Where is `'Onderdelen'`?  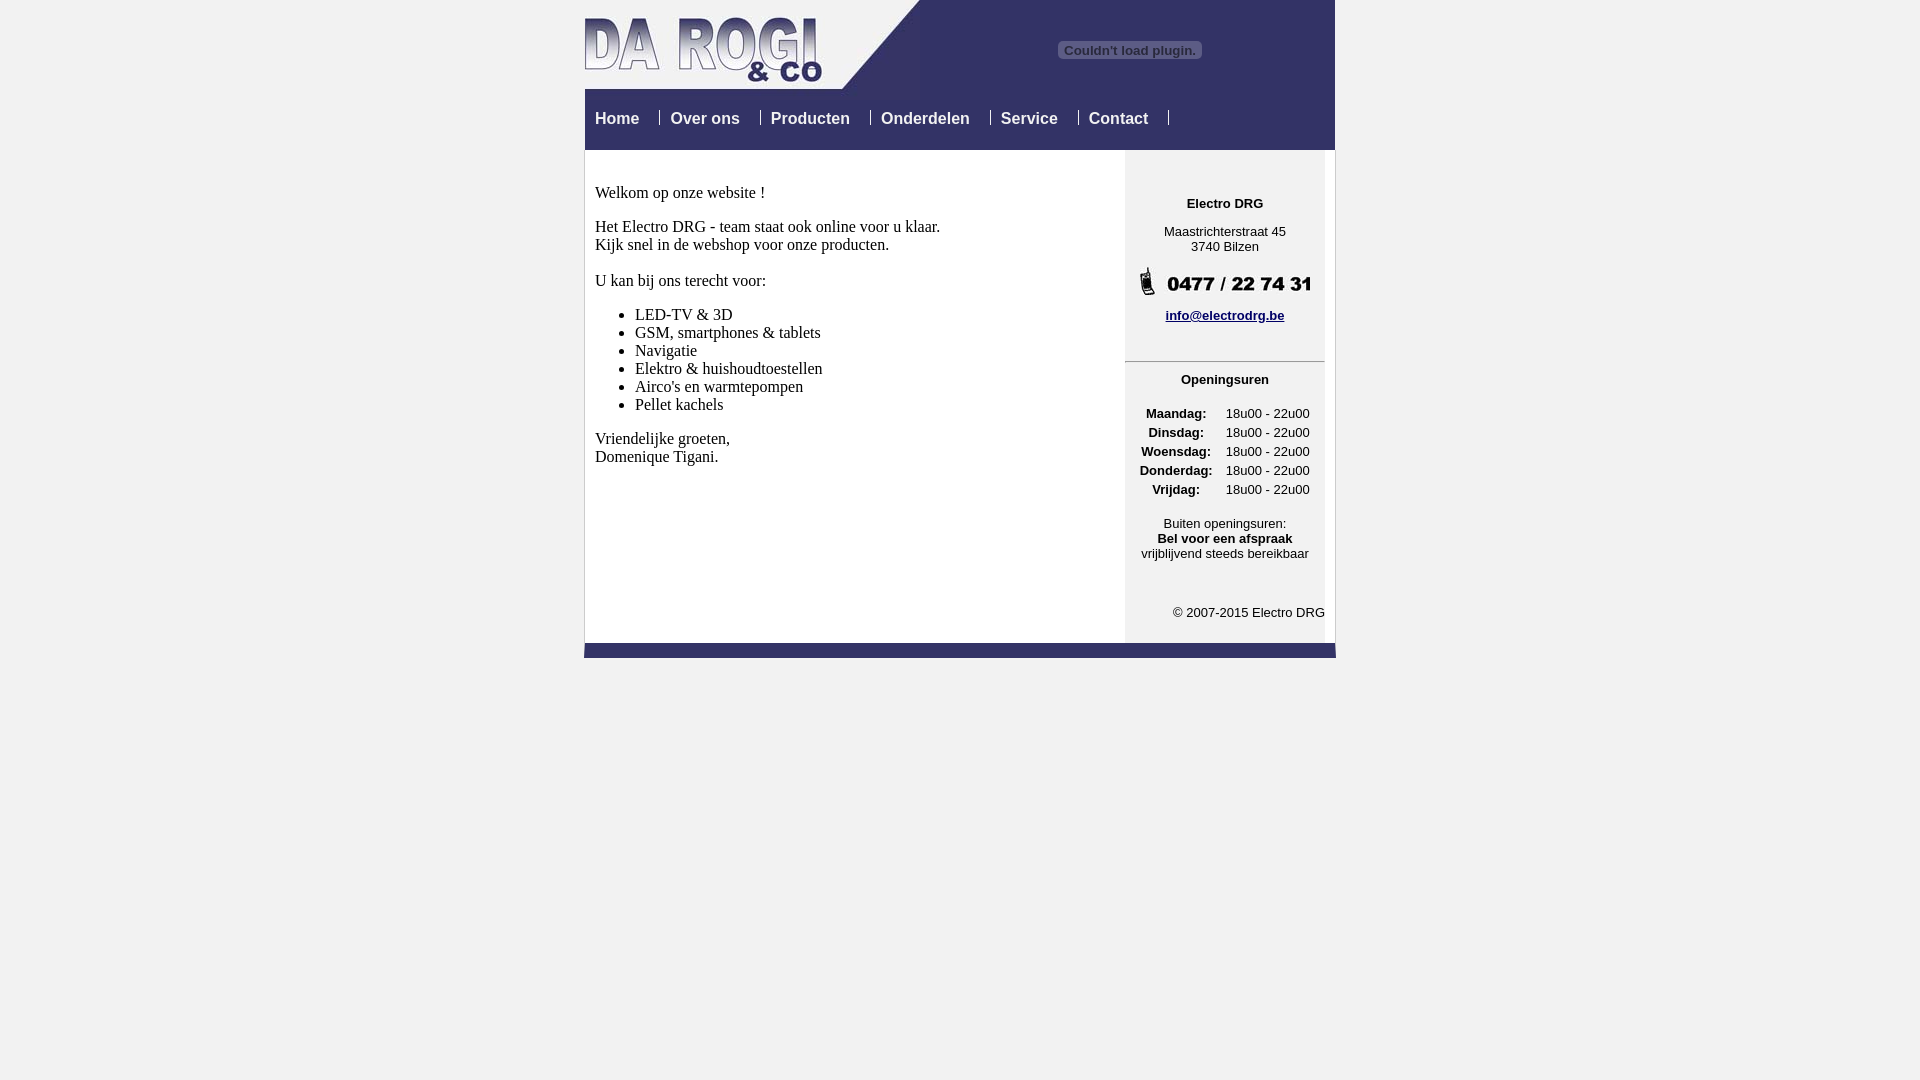 'Onderdelen' is located at coordinates (924, 118).